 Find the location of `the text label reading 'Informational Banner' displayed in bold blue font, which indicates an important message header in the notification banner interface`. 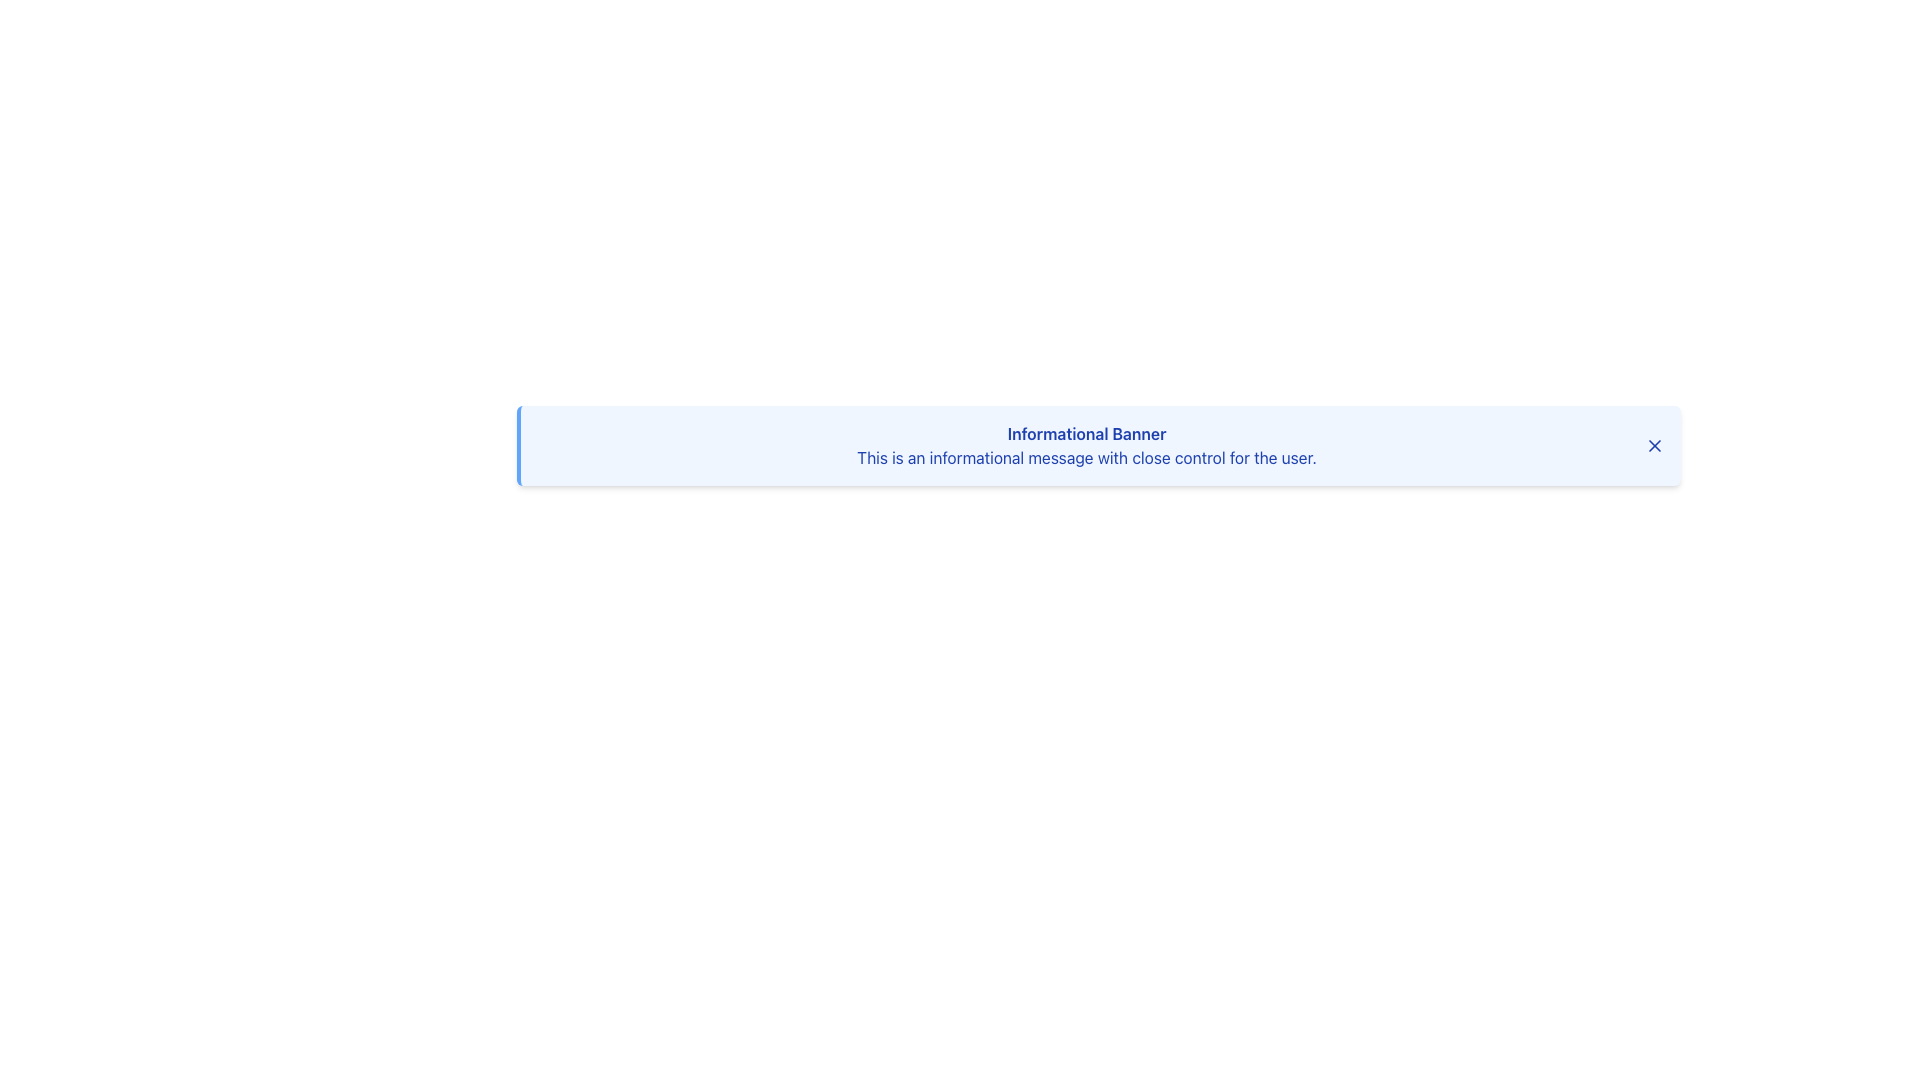

the text label reading 'Informational Banner' displayed in bold blue font, which indicates an important message header in the notification banner interface is located at coordinates (1085, 433).